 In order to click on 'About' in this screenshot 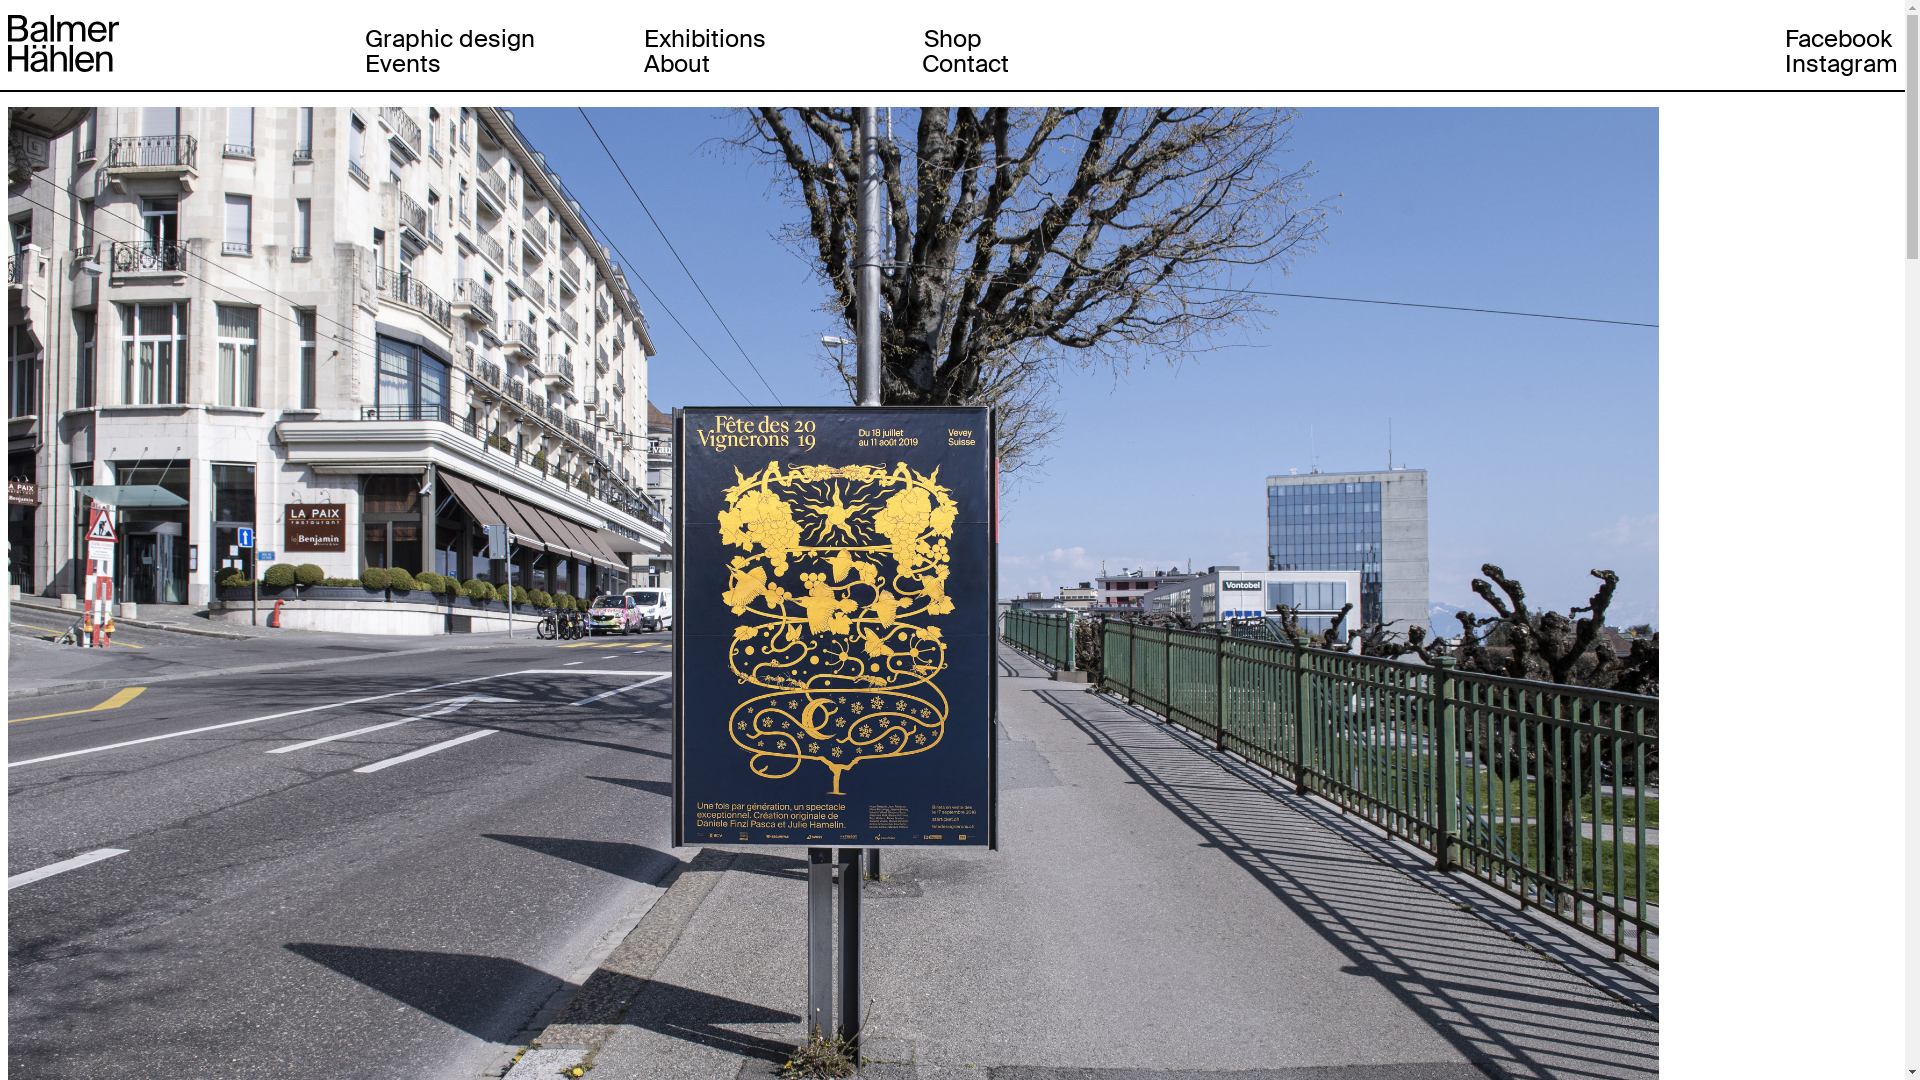, I will do `click(676, 62)`.